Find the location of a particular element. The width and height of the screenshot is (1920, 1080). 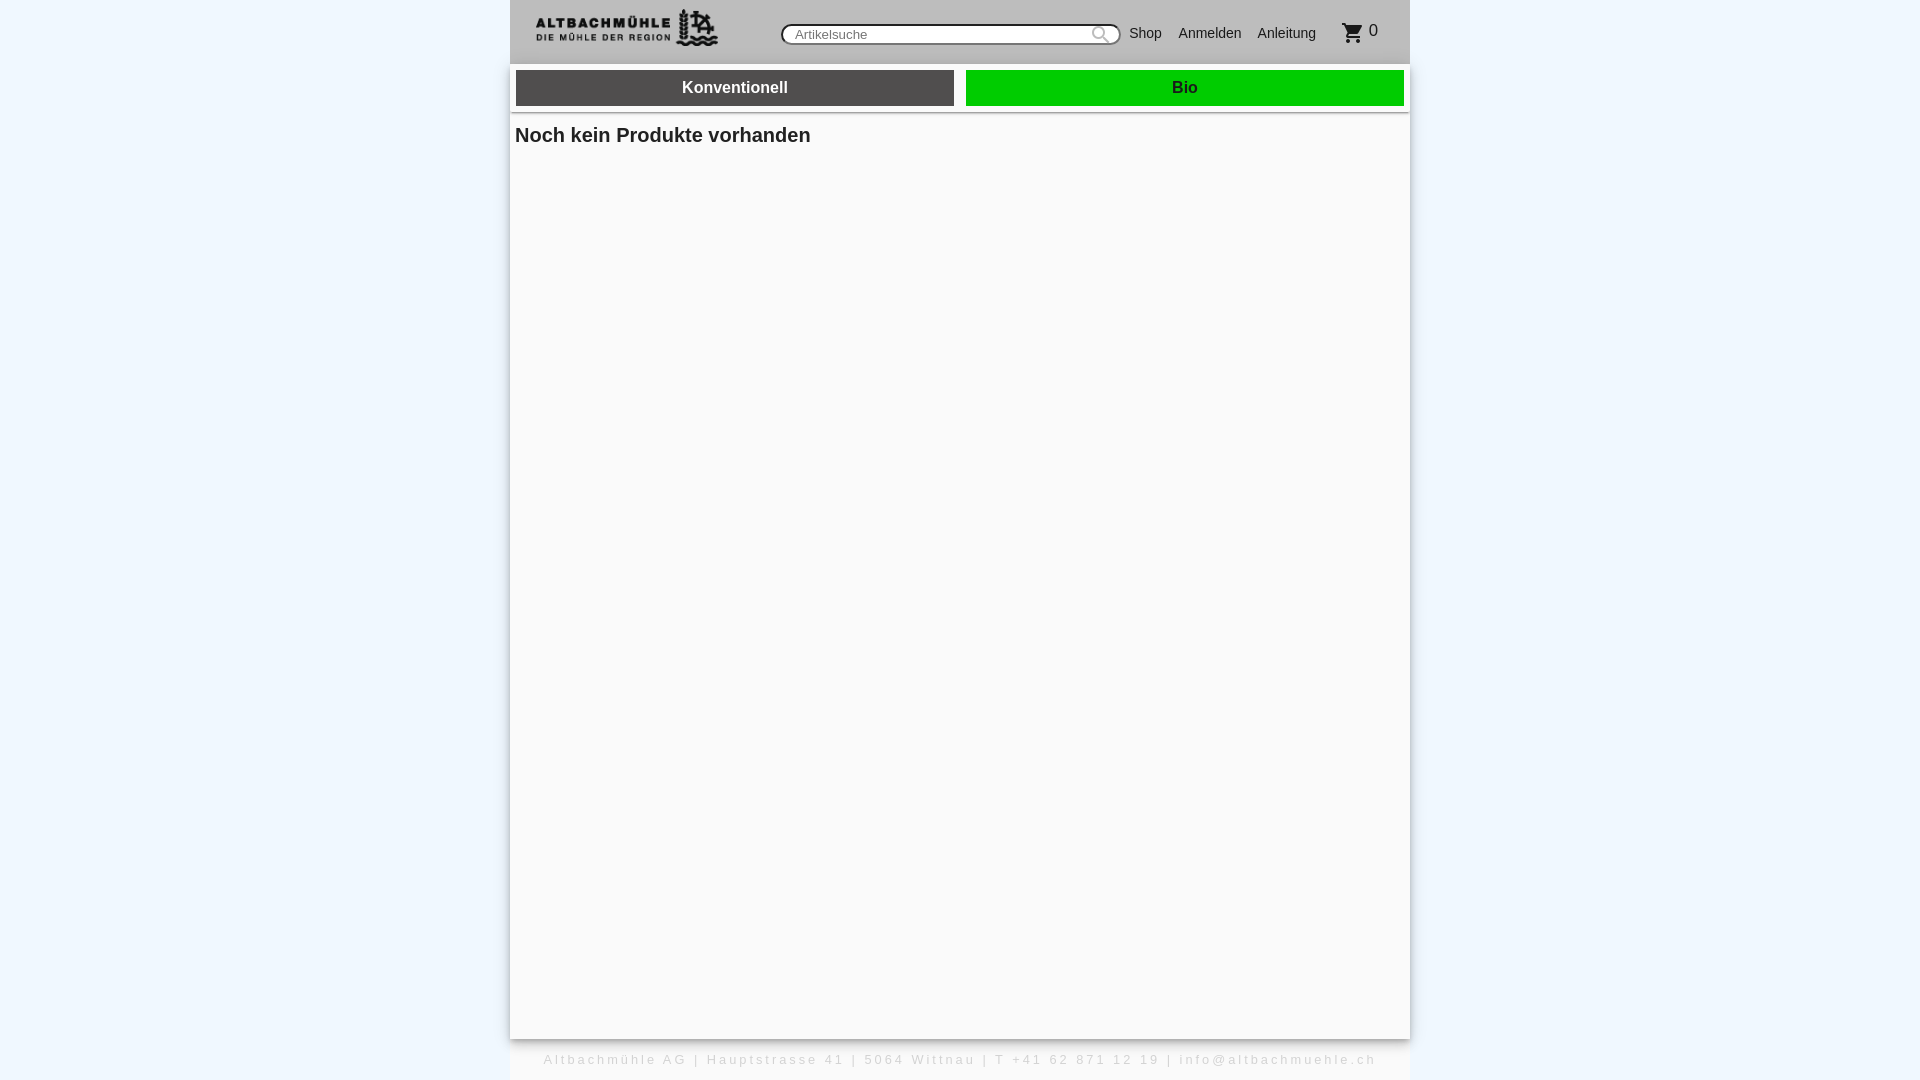

'Shop' is located at coordinates (1121, 31).